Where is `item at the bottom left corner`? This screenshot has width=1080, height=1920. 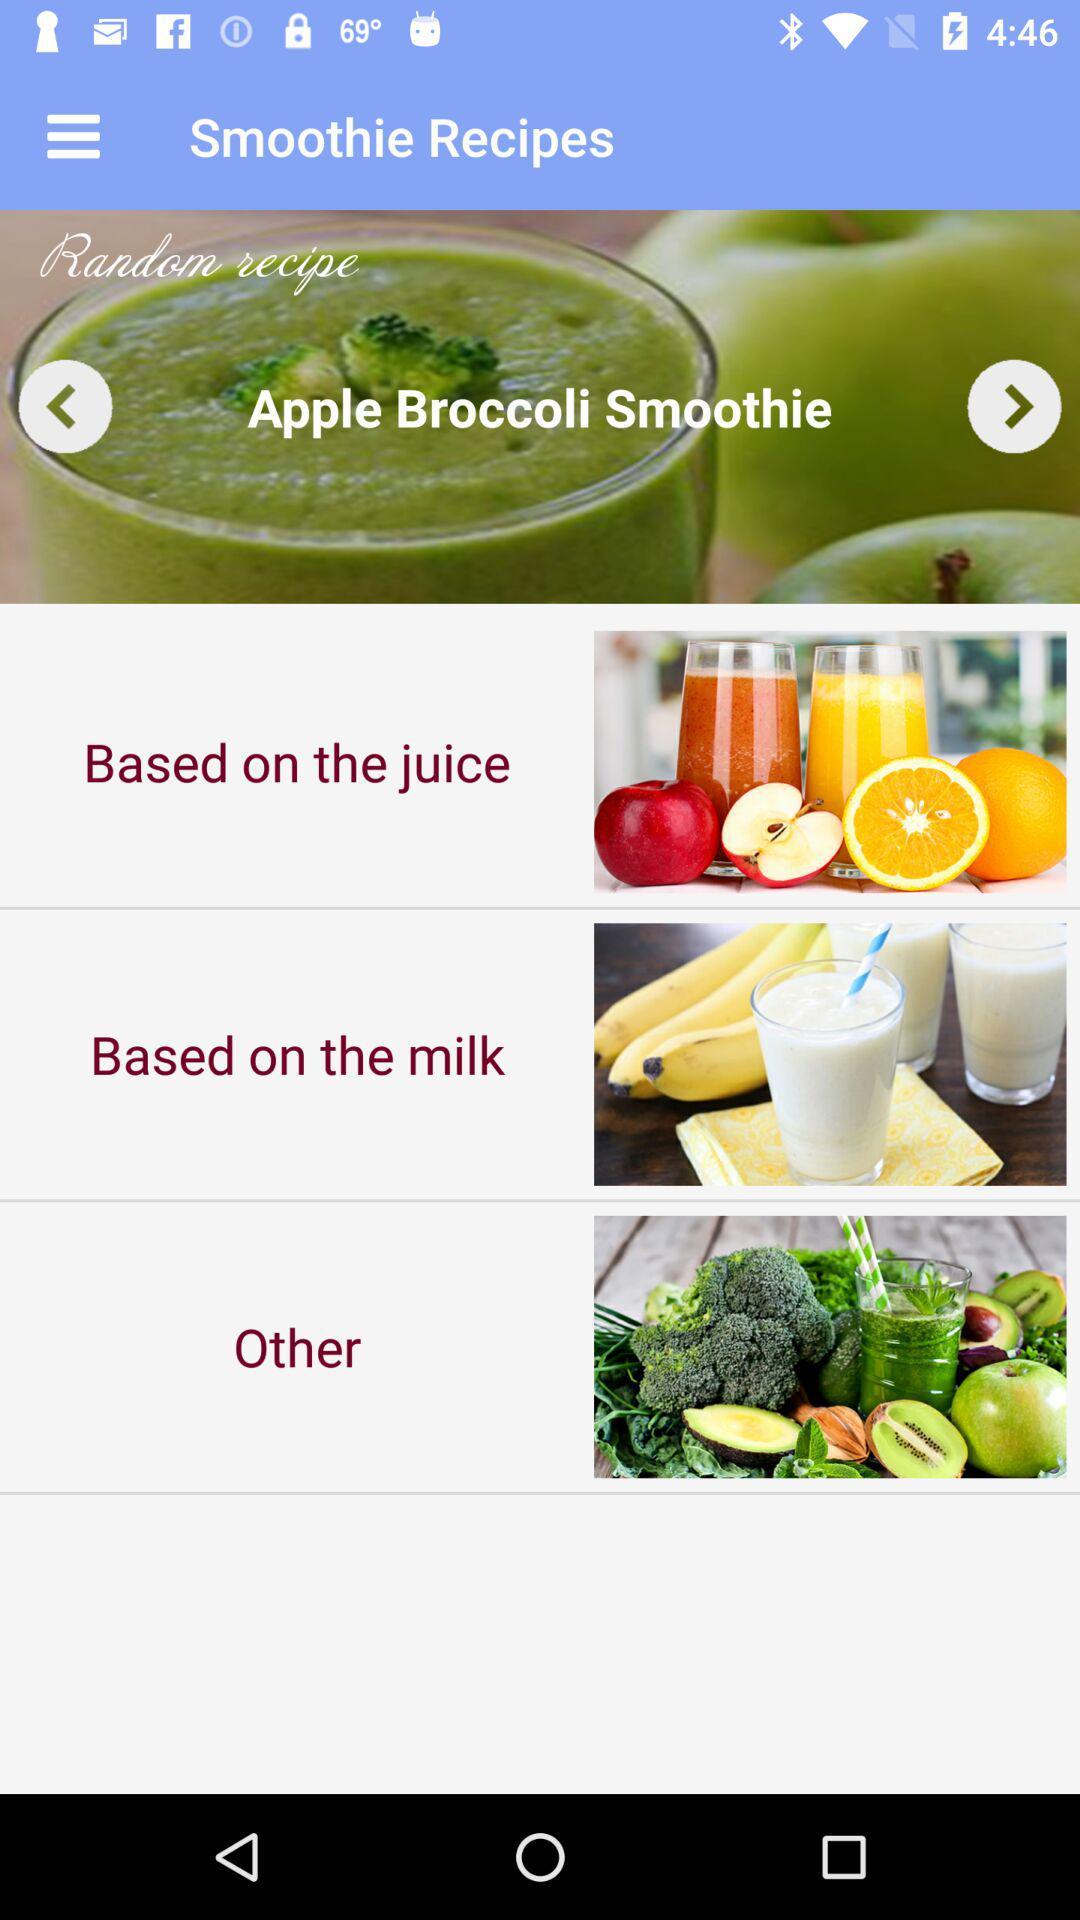
item at the bottom left corner is located at coordinates (297, 1346).